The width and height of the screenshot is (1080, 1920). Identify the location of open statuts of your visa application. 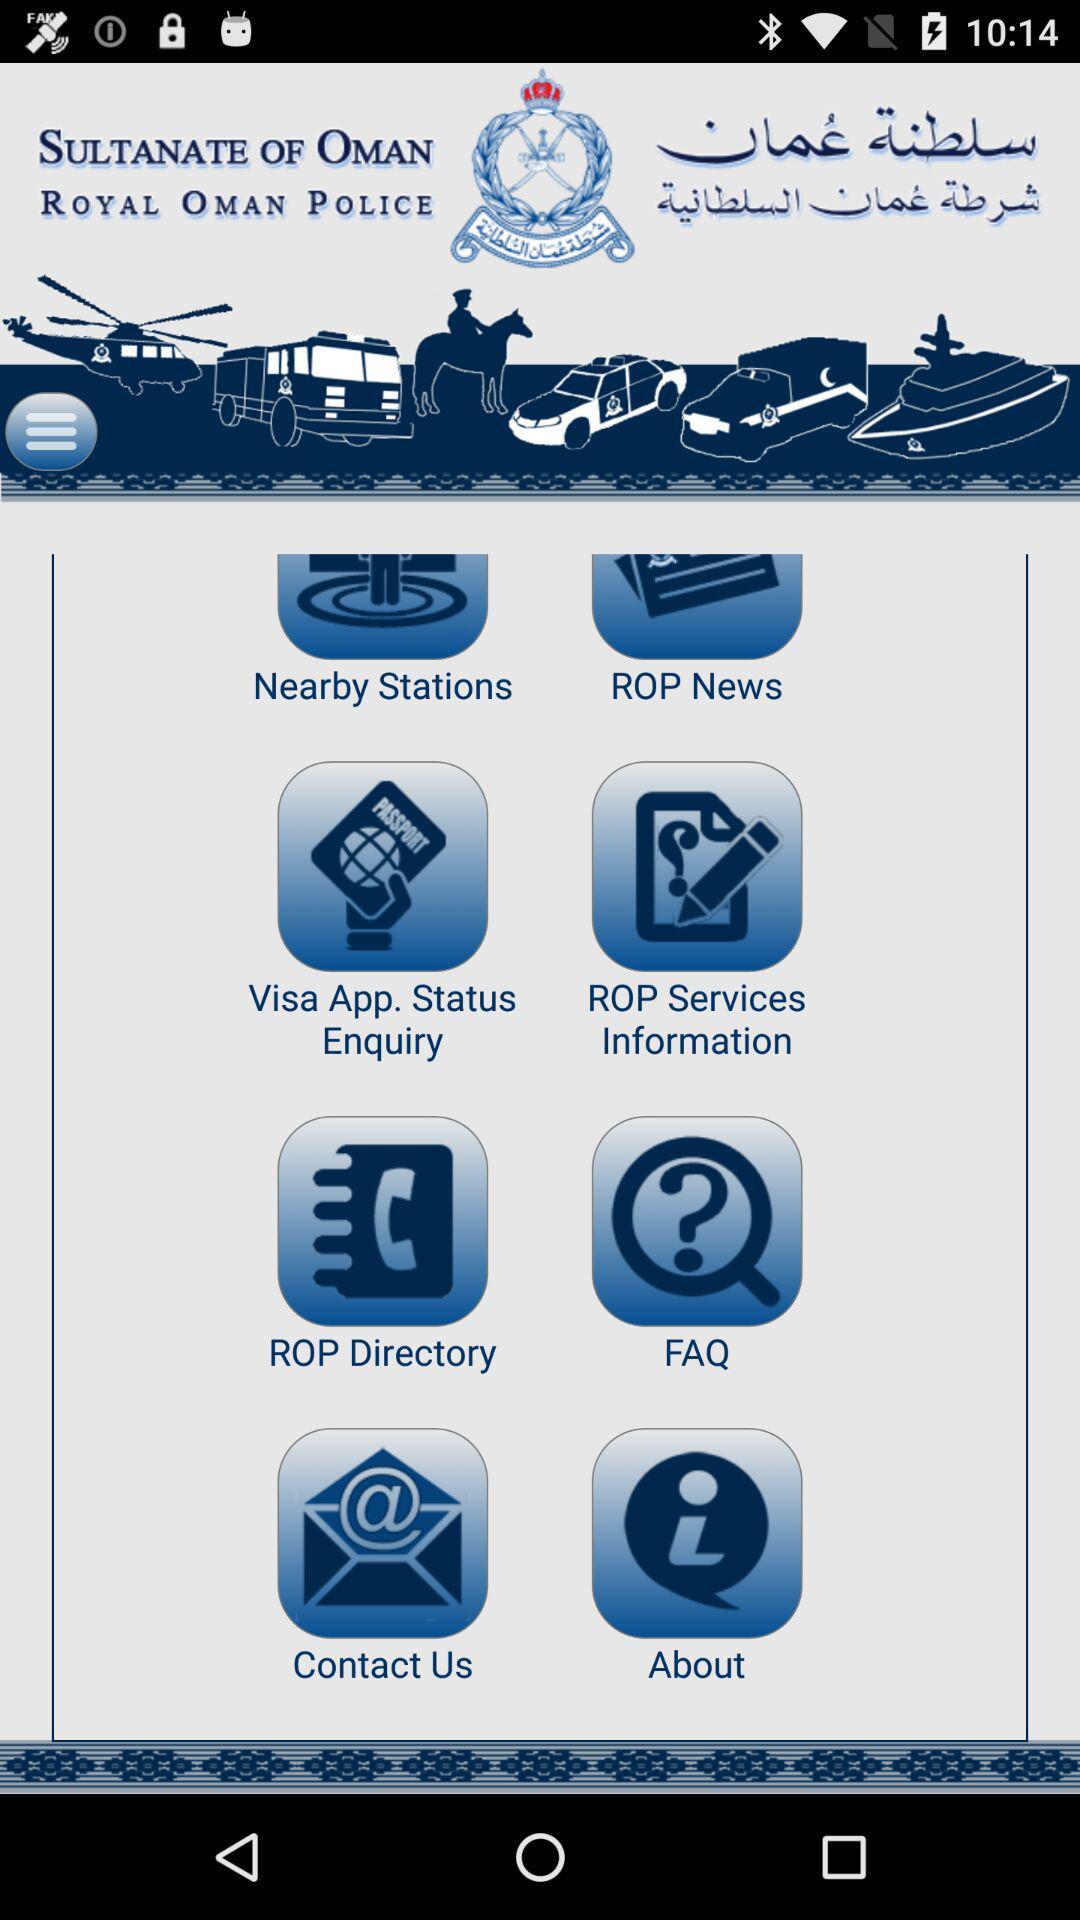
(382, 866).